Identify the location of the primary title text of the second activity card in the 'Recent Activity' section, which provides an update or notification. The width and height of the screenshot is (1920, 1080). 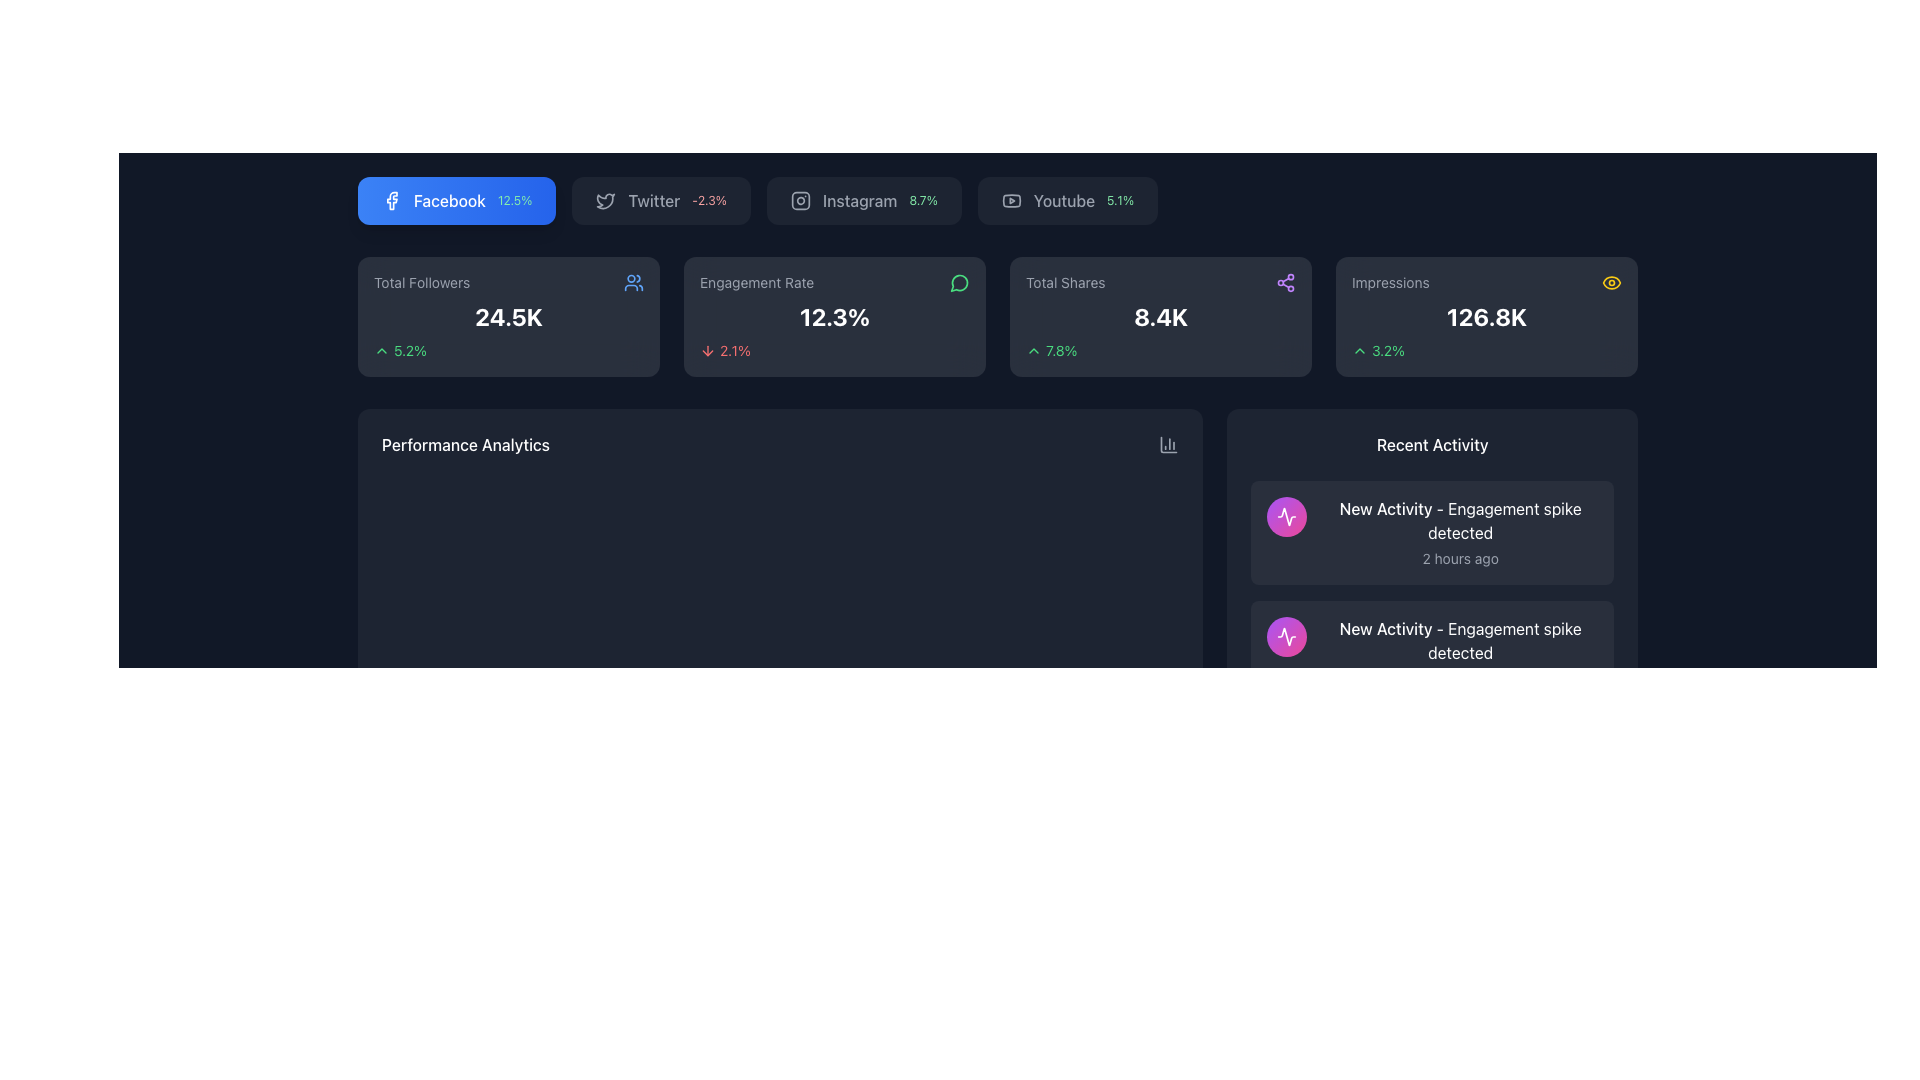
(1460, 640).